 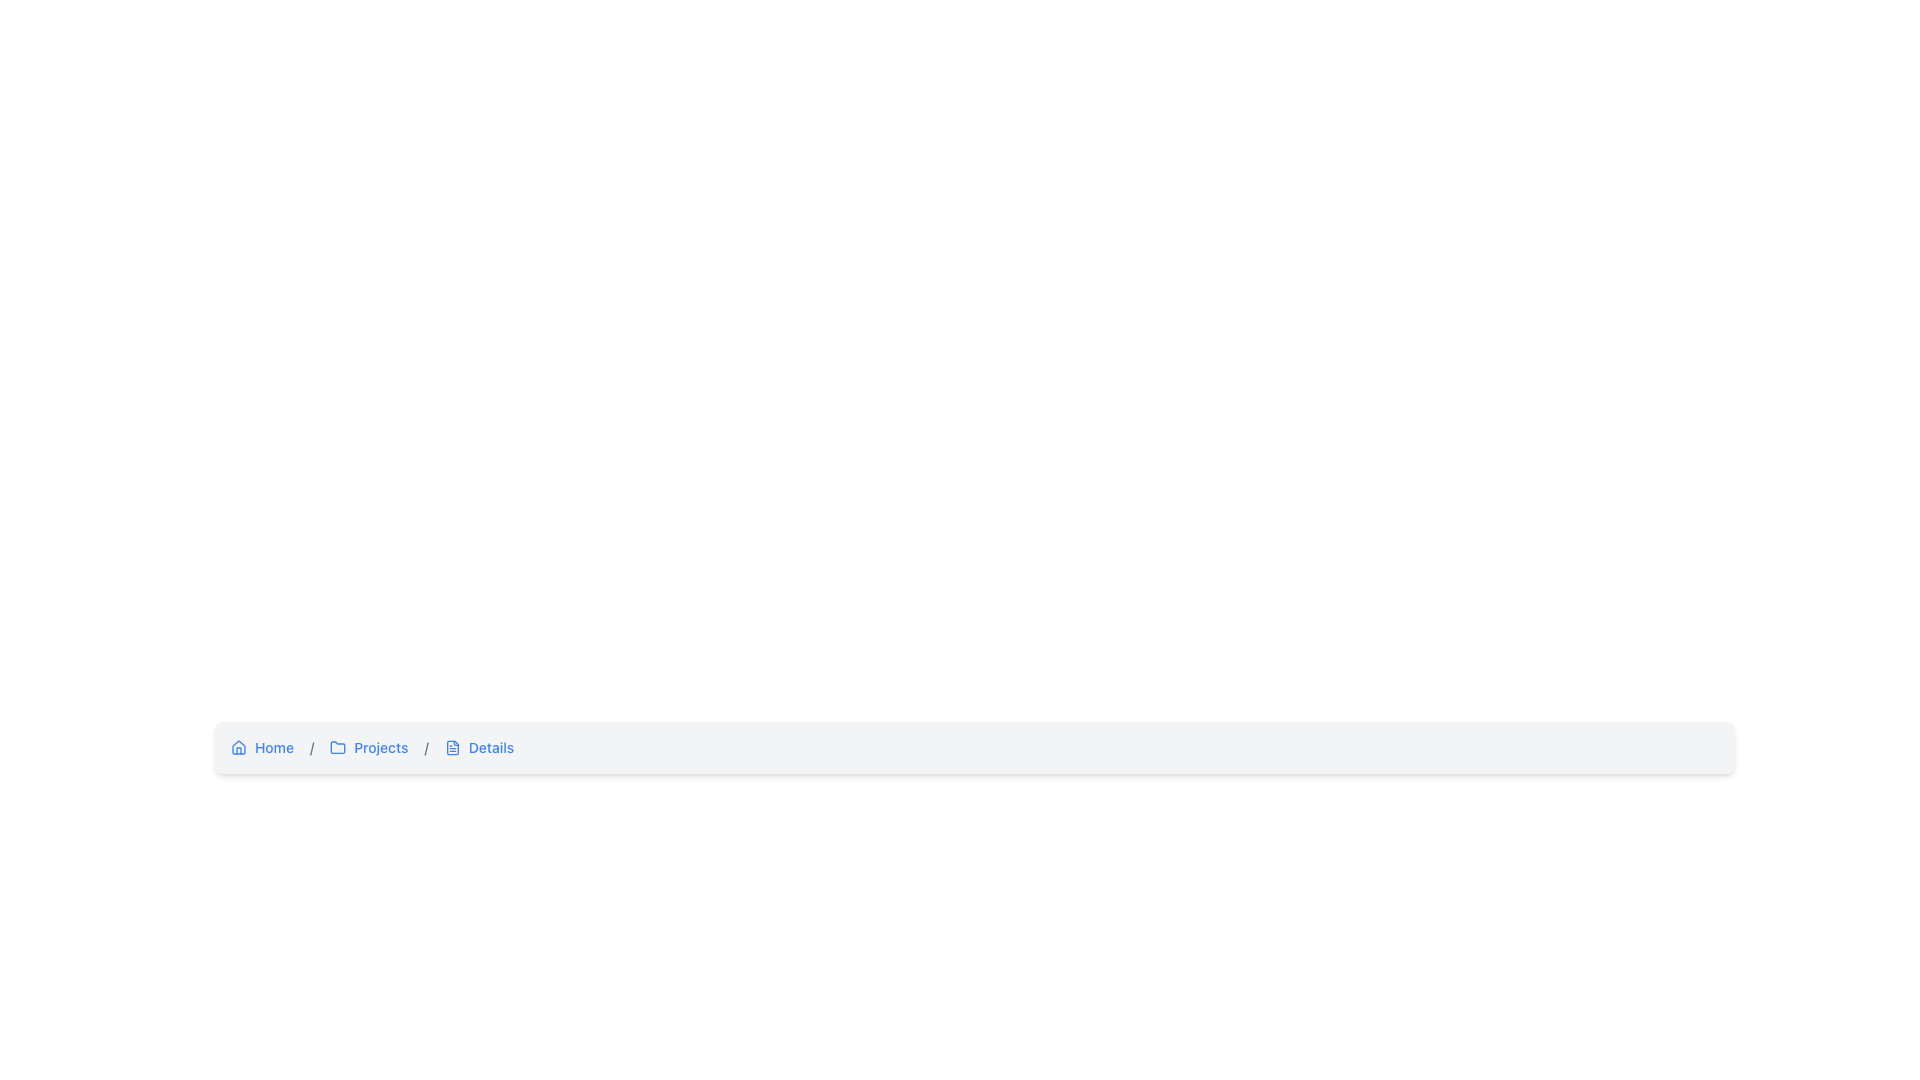 What do you see at coordinates (273, 748) in the screenshot?
I see `the 'Home' text label in the breadcrumb navigation bar to use it as a positional indicator` at bounding box center [273, 748].